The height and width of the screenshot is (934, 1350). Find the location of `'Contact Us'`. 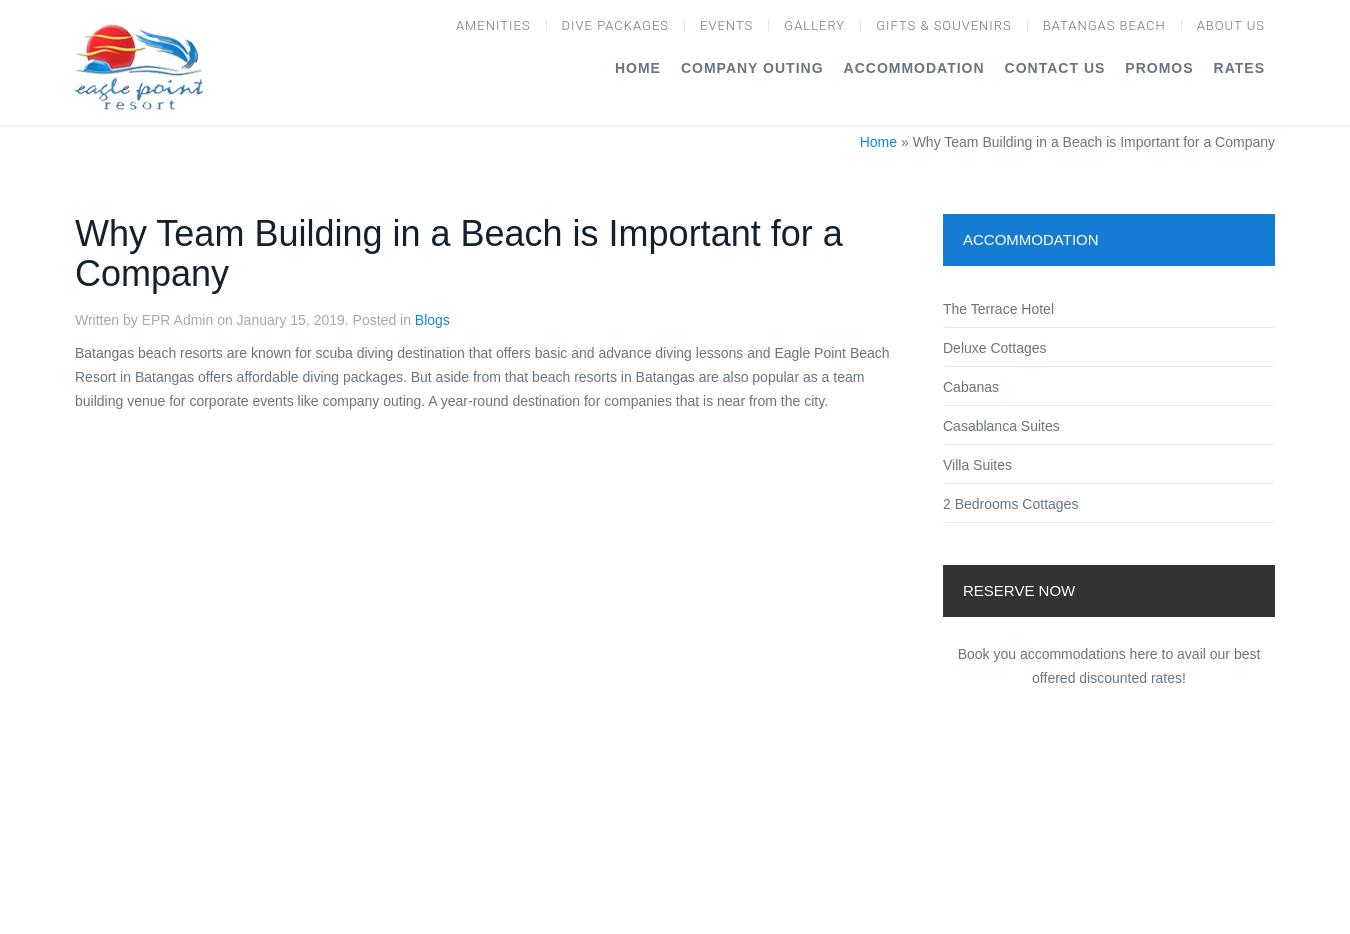

'Contact Us' is located at coordinates (1054, 66).